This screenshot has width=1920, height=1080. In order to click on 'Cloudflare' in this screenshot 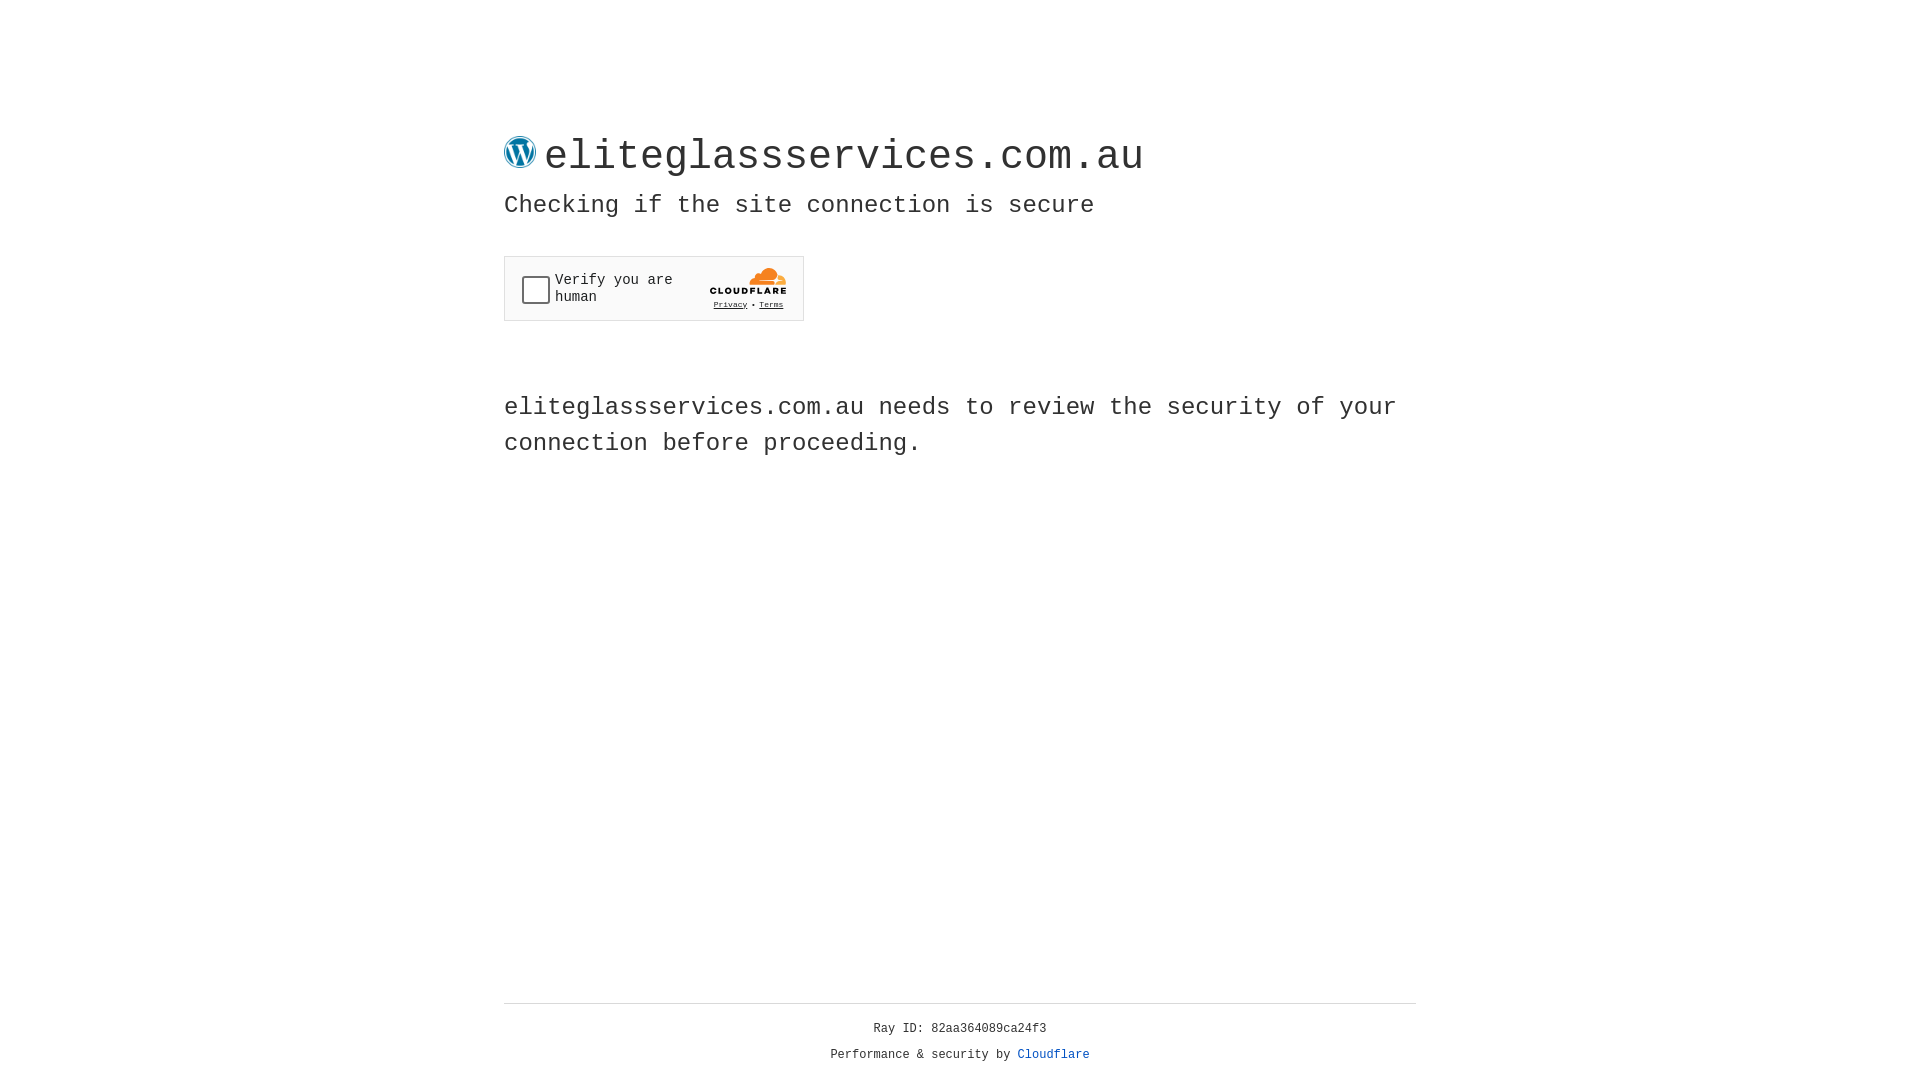, I will do `click(1017, 1054)`.